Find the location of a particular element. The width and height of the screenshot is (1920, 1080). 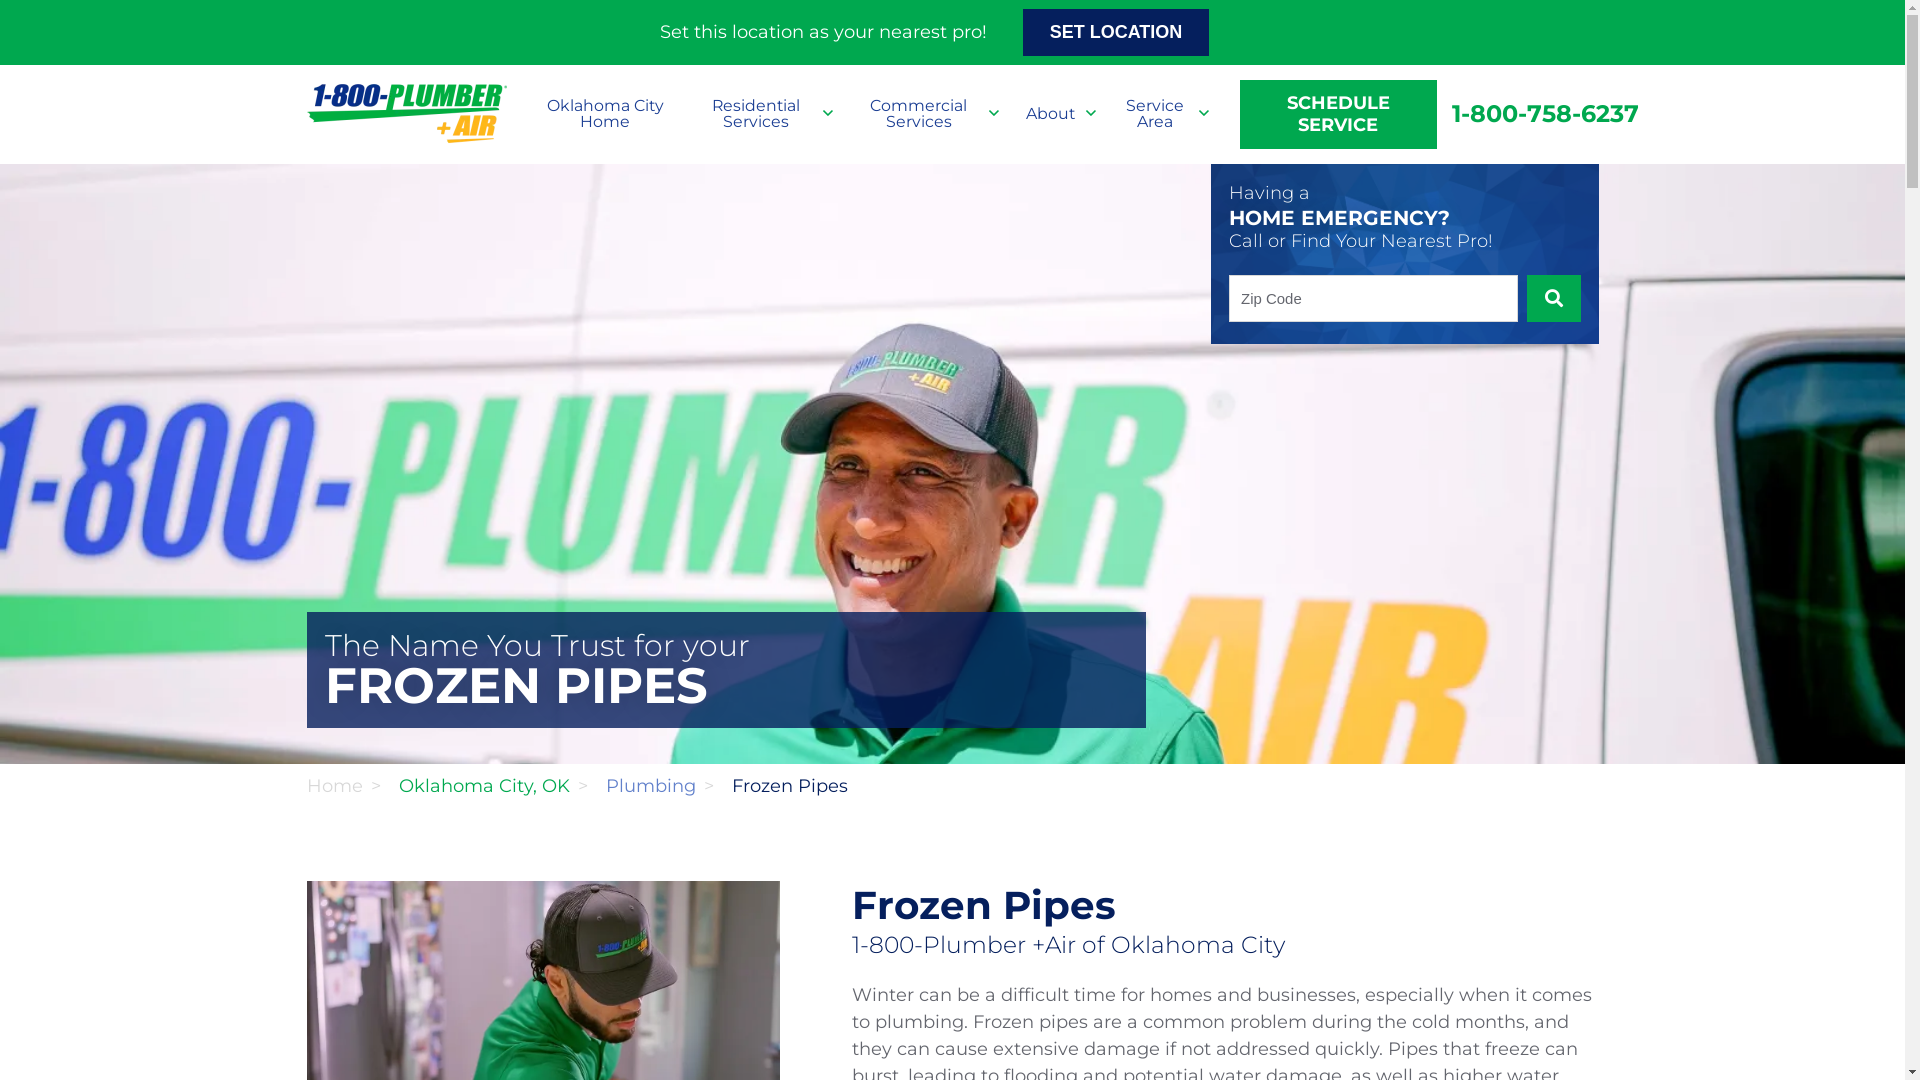

'Residential Services' is located at coordinates (762, 114).